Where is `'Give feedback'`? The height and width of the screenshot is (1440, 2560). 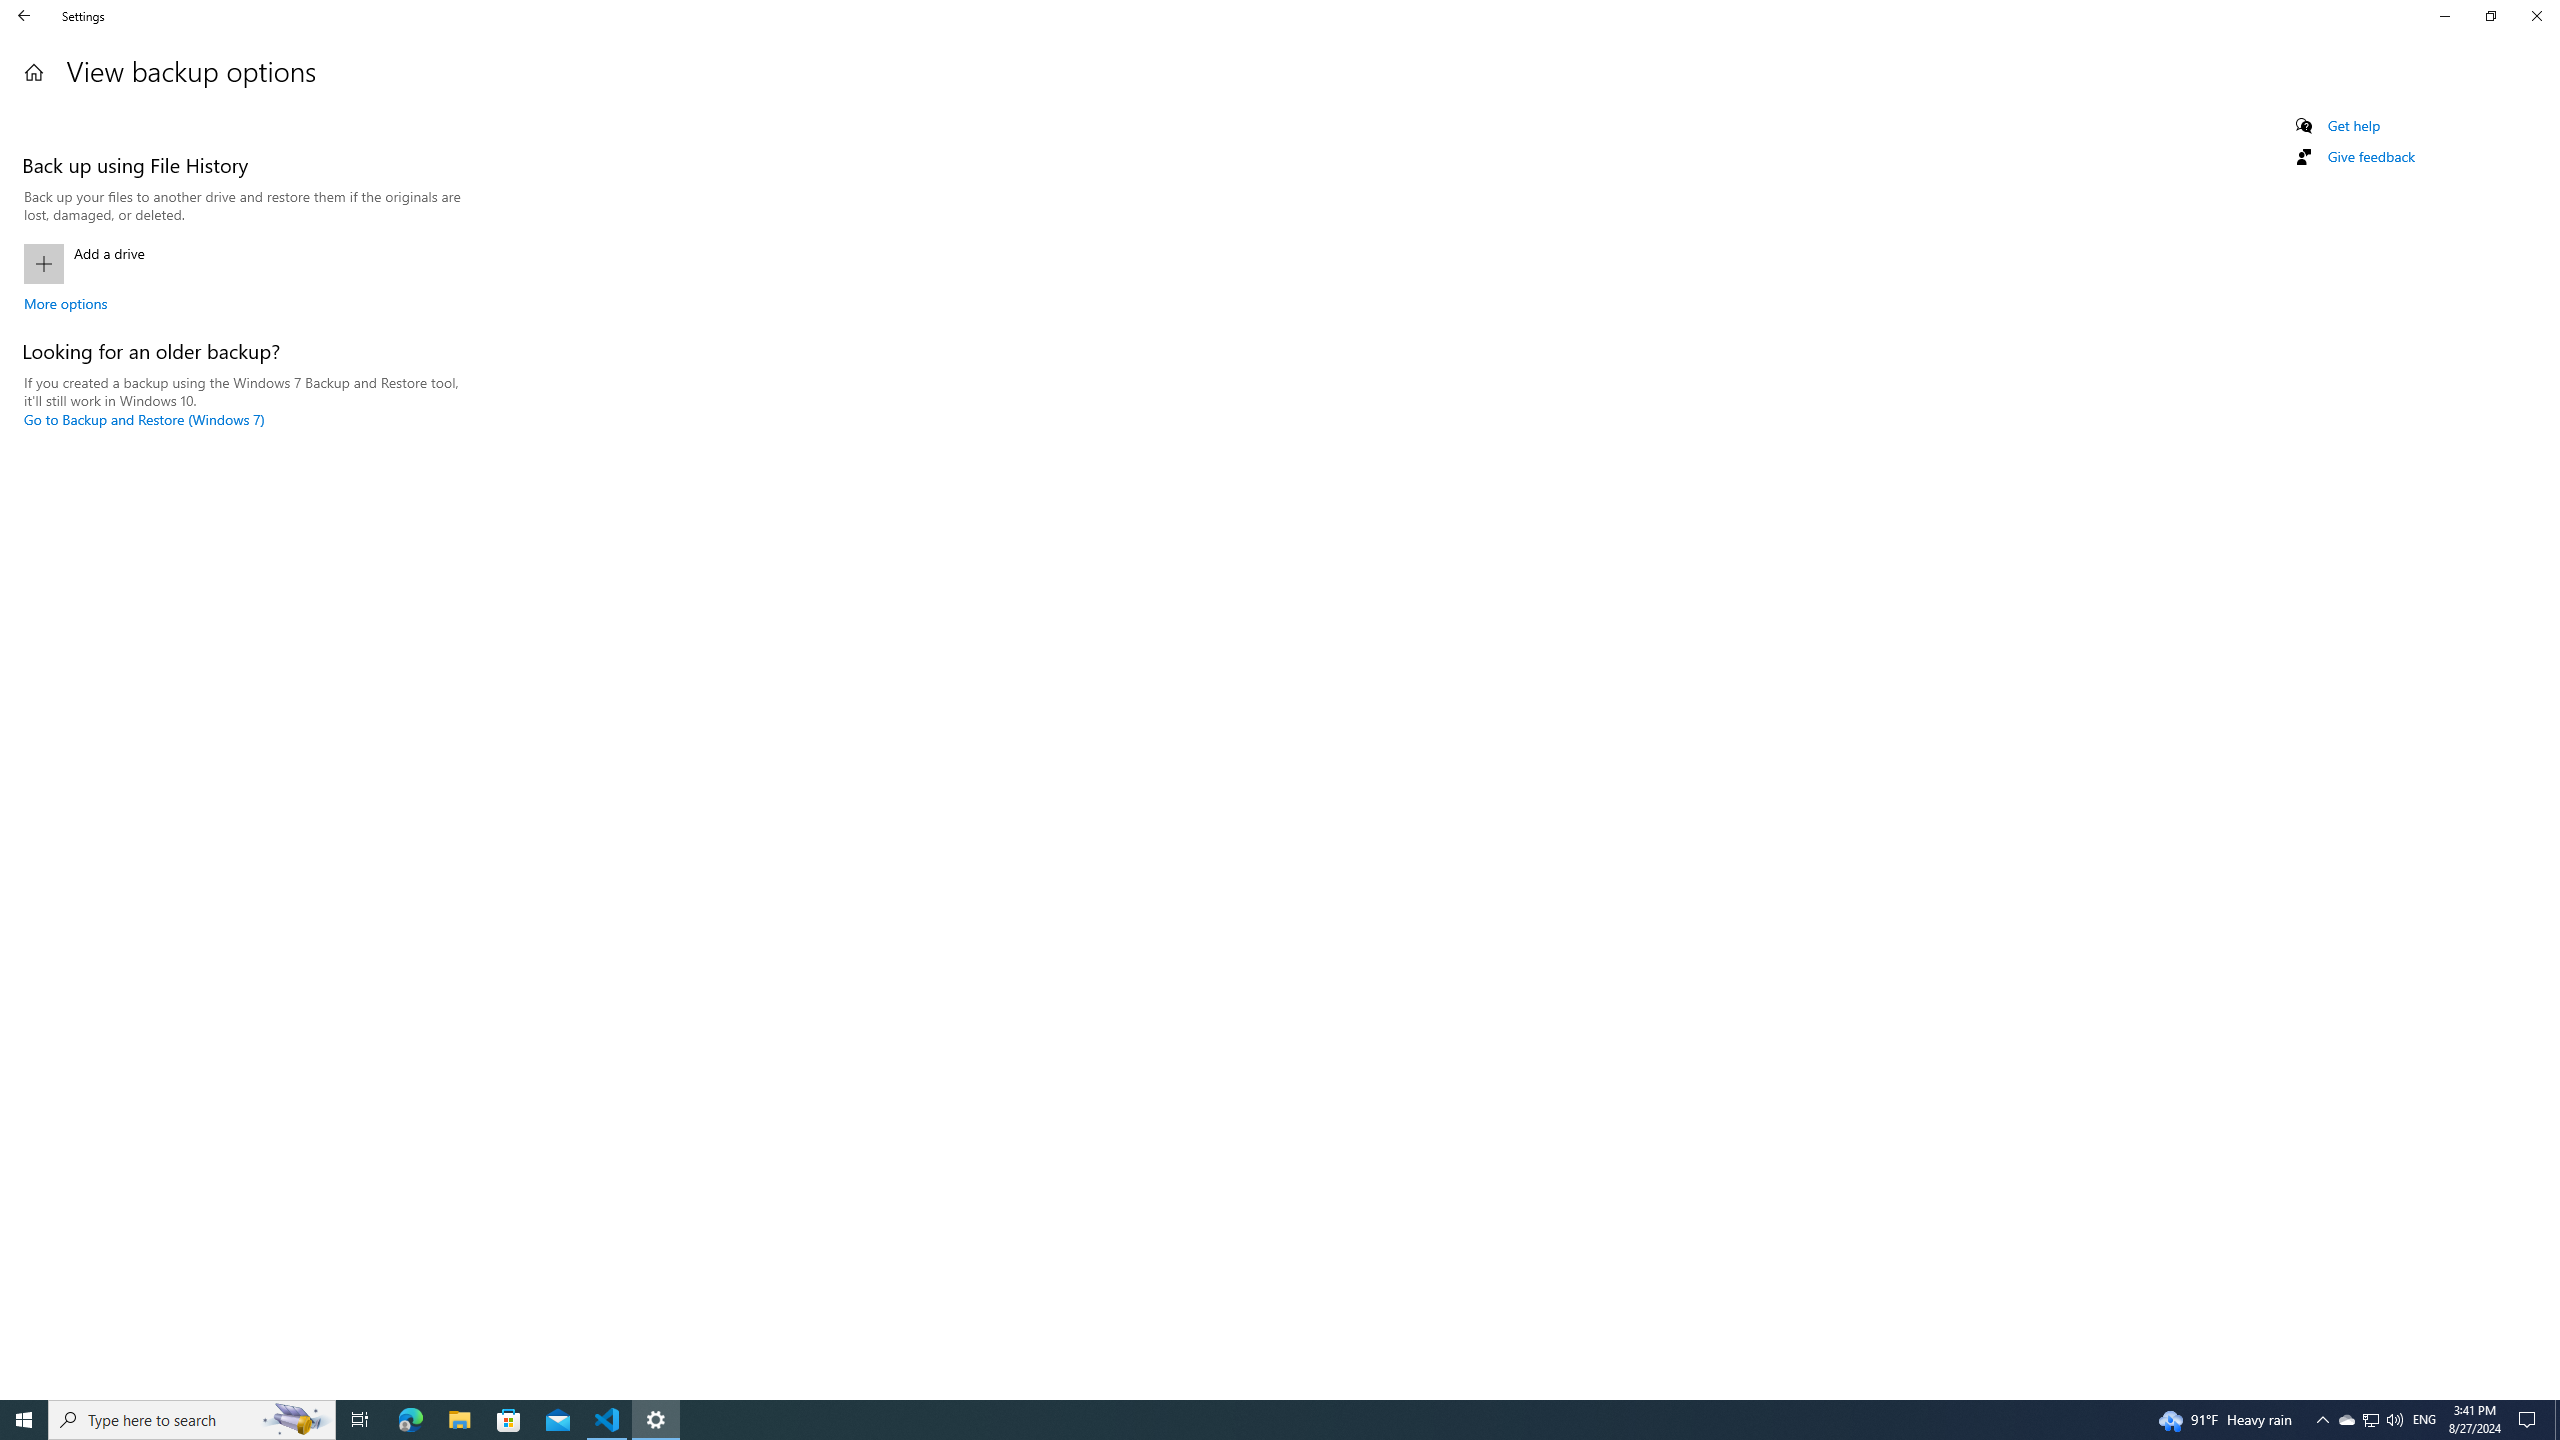
'Give feedback' is located at coordinates (2369, 156).